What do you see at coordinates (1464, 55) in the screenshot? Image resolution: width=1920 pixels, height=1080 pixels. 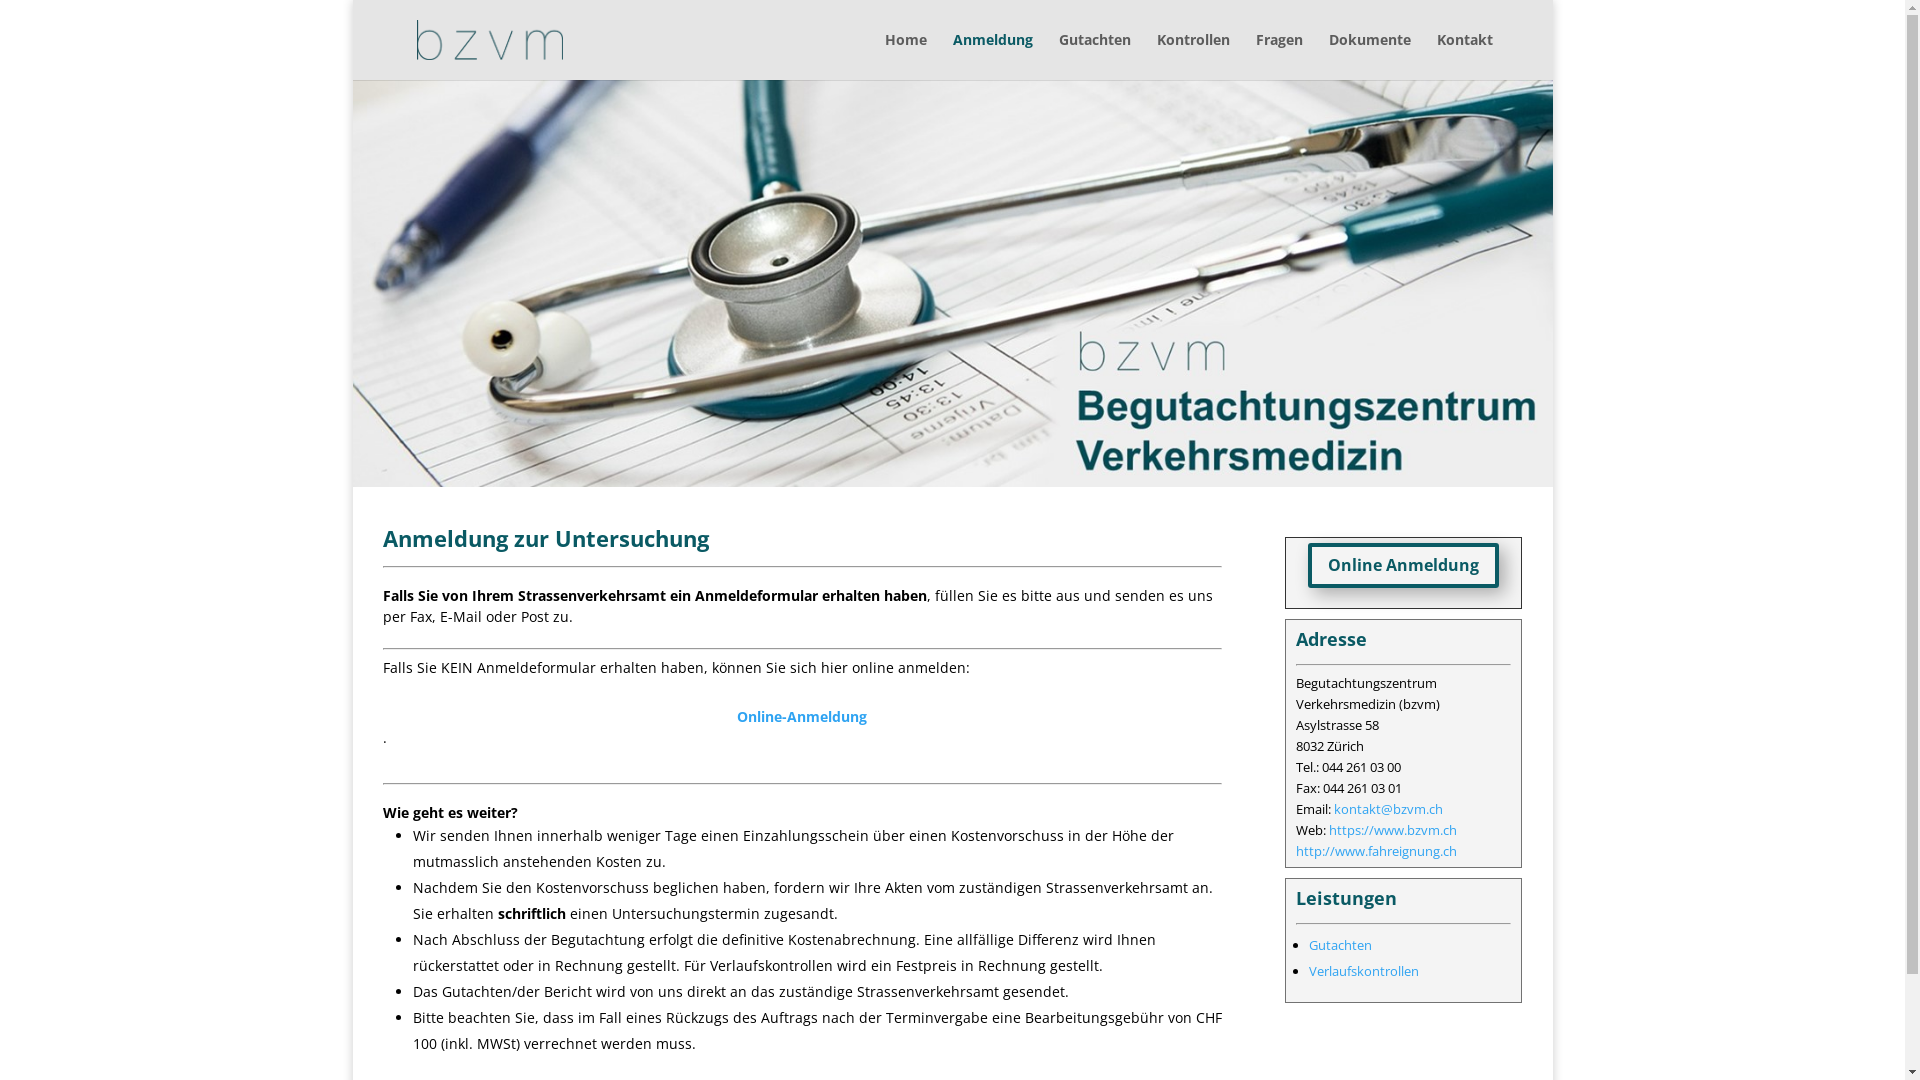 I see `'Kontakt'` at bounding box center [1464, 55].